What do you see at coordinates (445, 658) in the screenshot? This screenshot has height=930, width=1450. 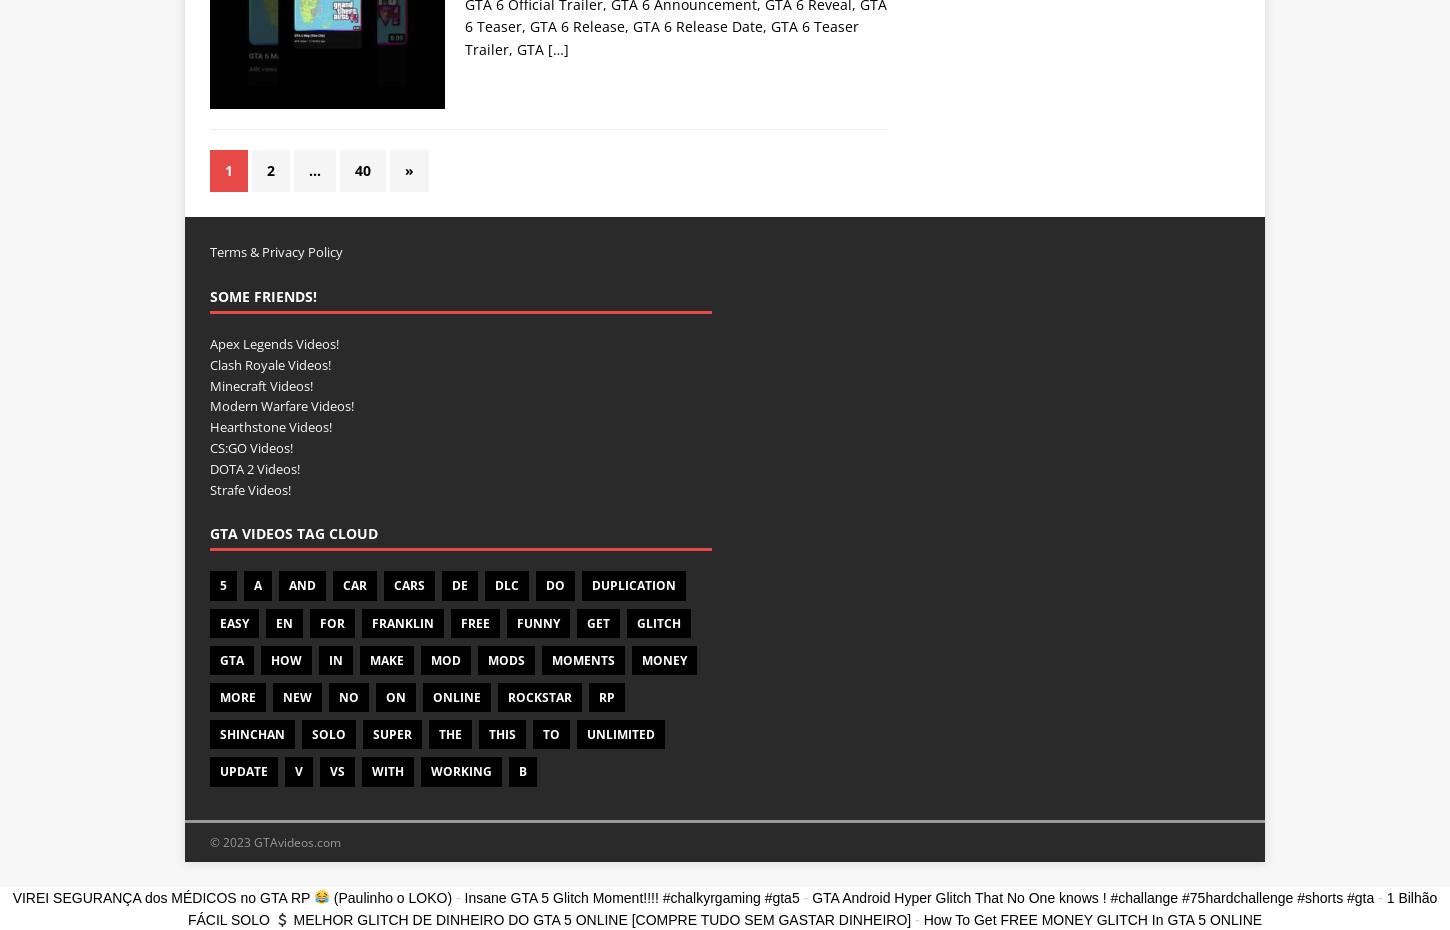 I see `'Mod'` at bounding box center [445, 658].